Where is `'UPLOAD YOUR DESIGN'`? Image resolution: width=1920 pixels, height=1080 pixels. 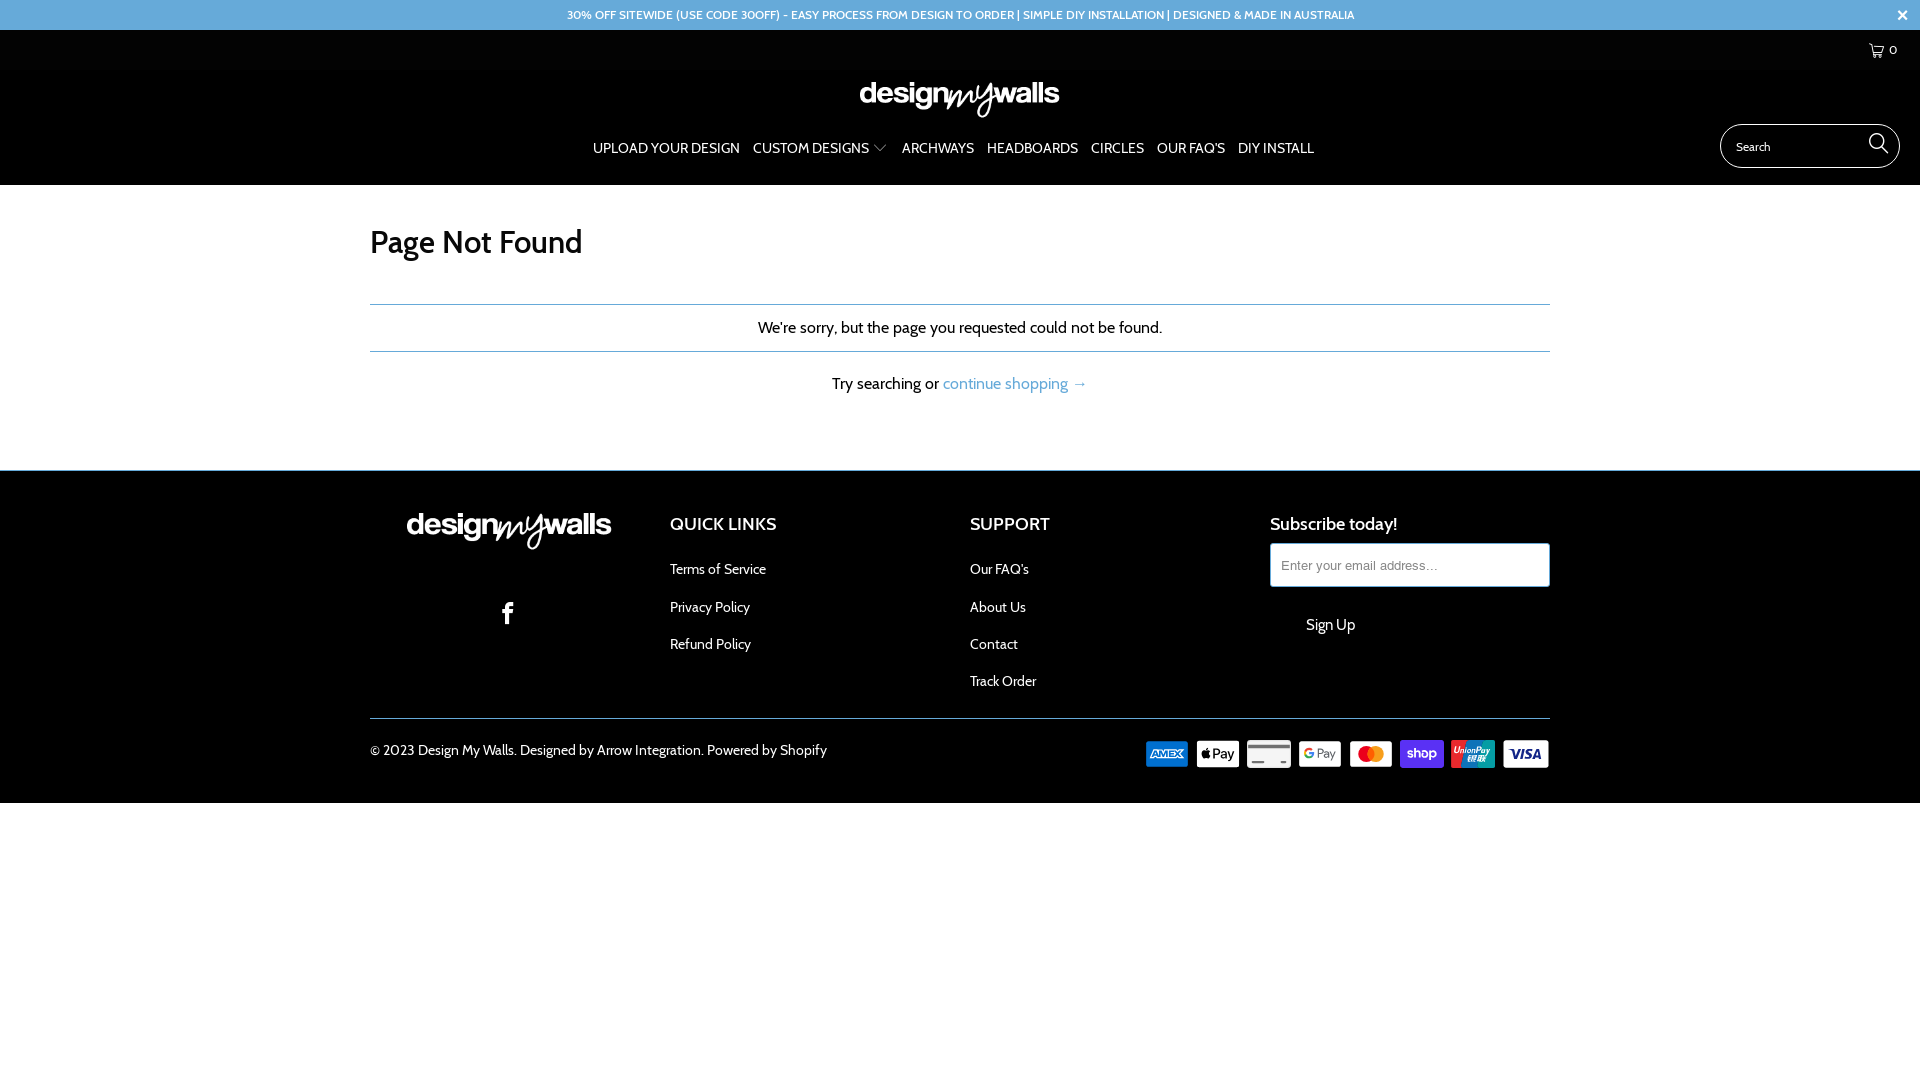 'UPLOAD YOUR DESIGN' is located at coordinates (592, 148).